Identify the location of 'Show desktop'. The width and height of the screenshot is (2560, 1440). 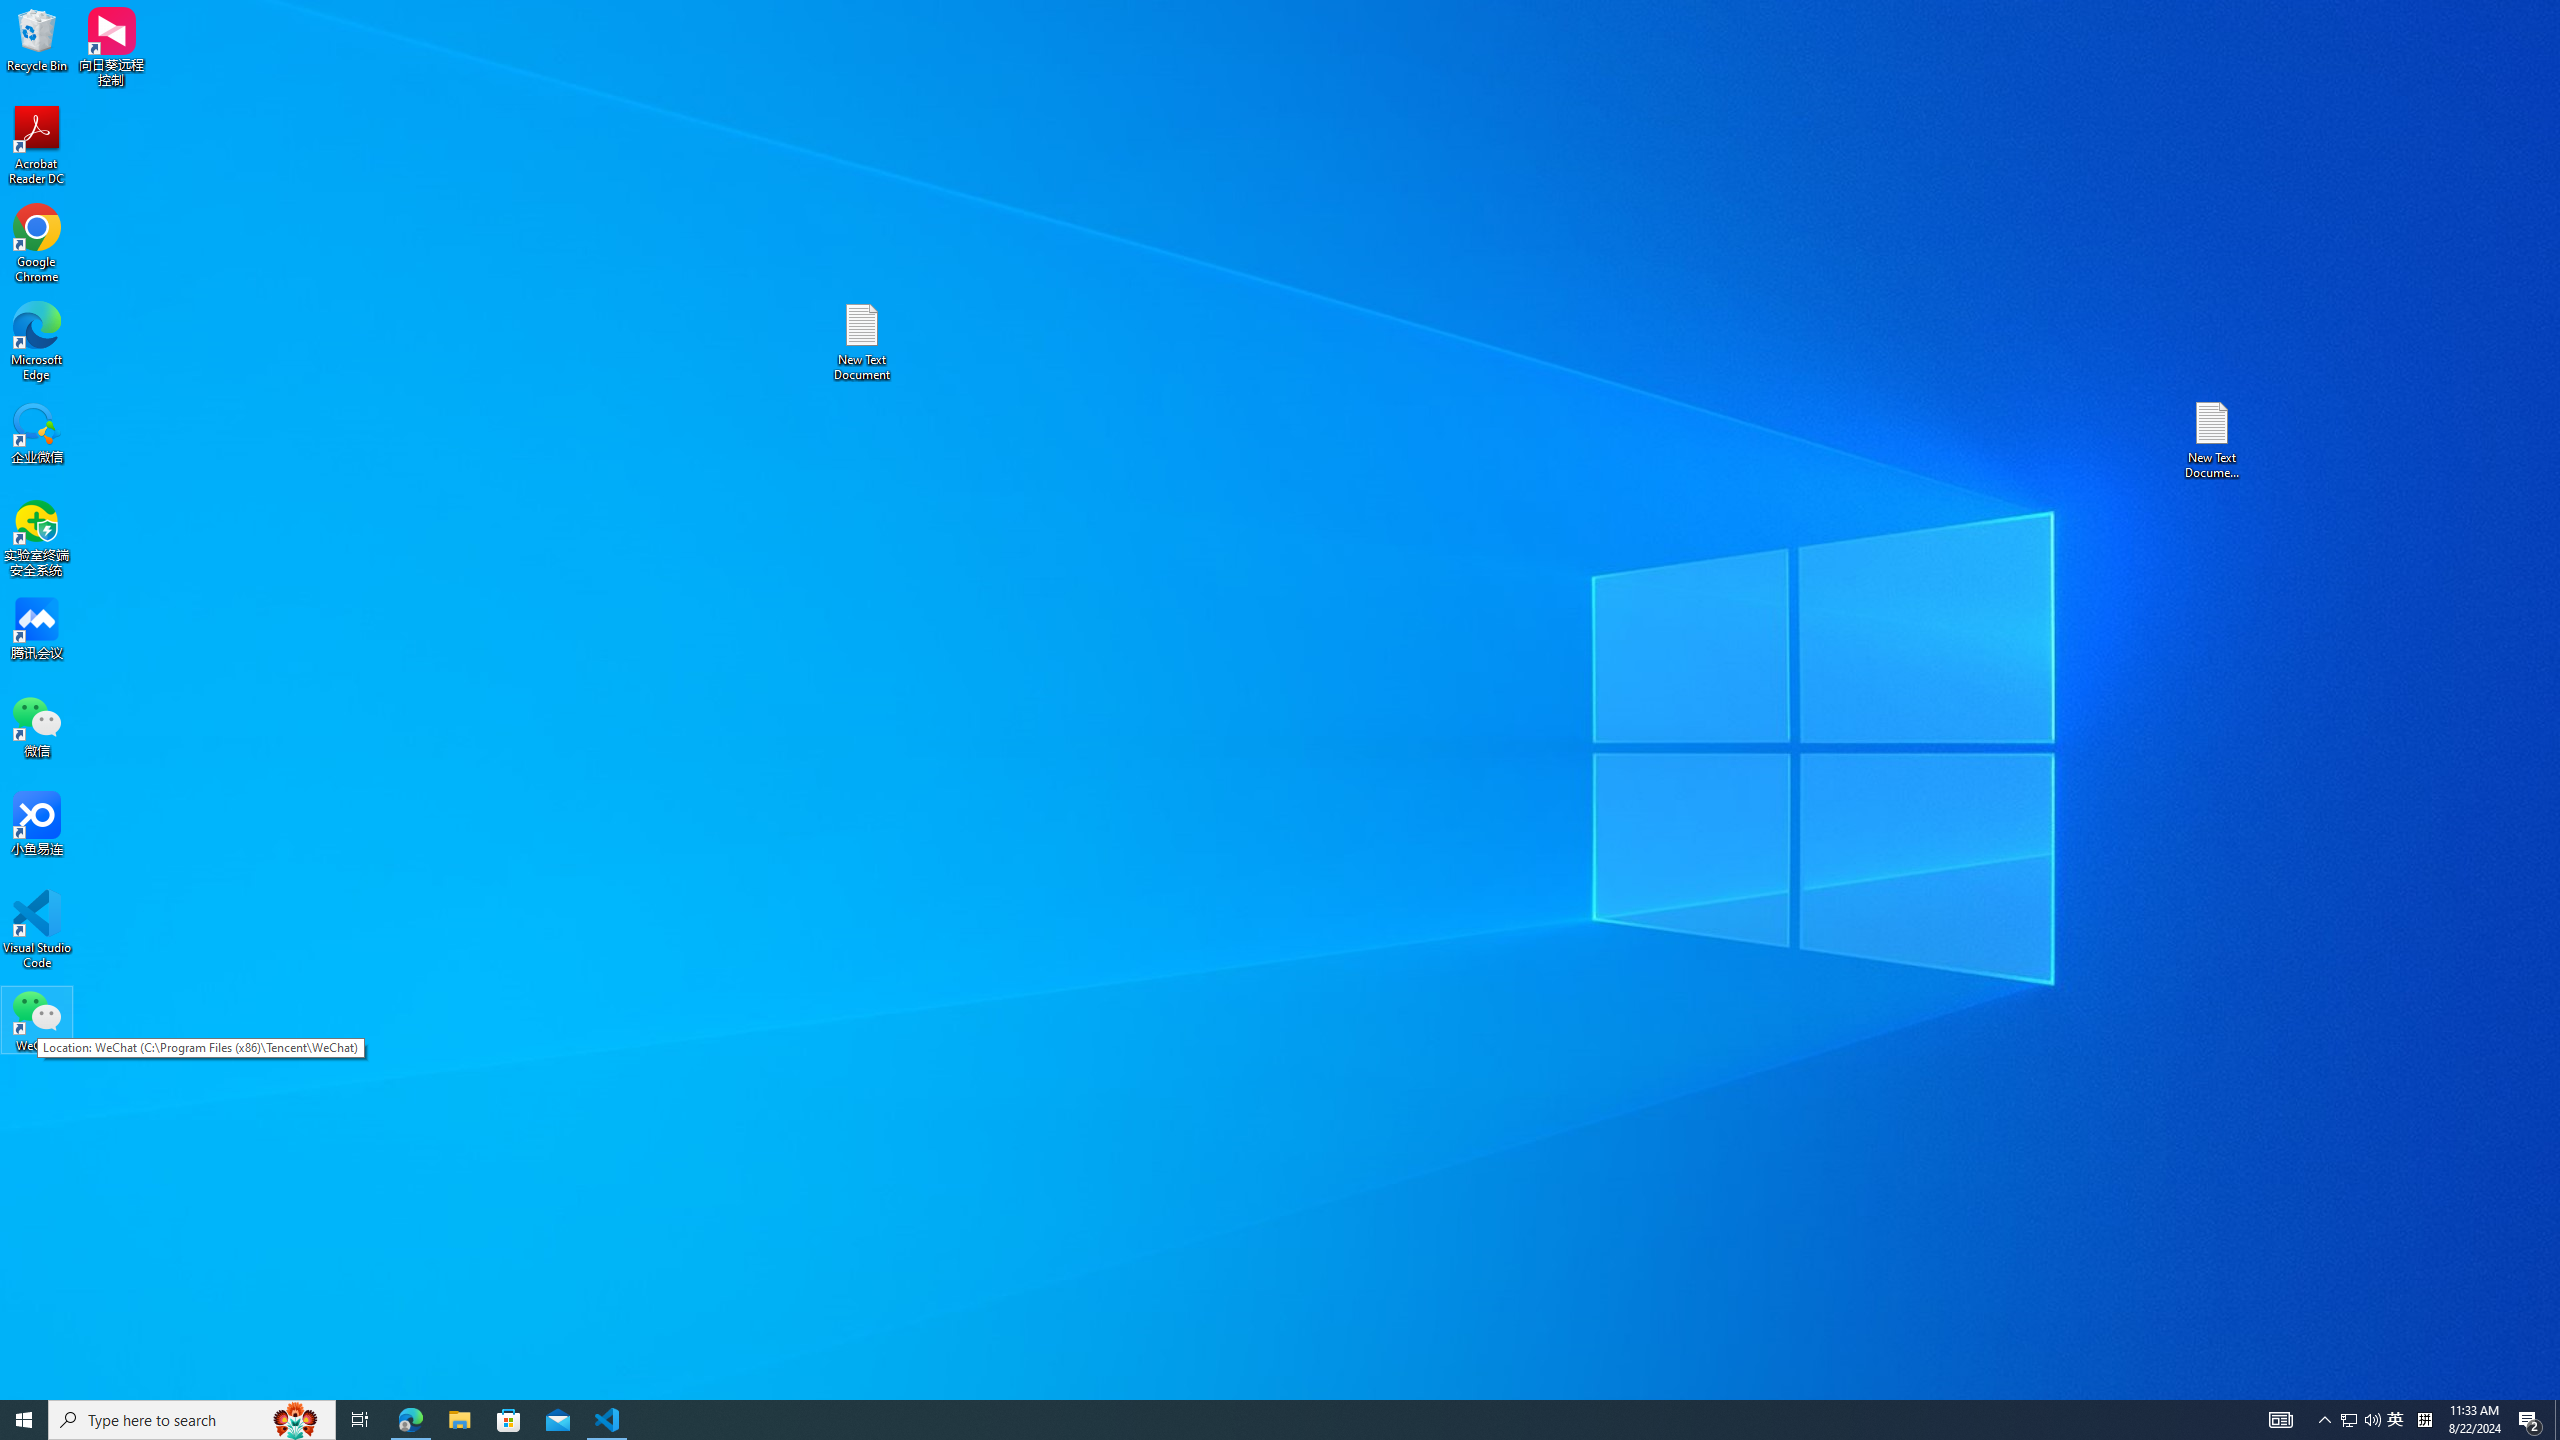
(2556, 1418).